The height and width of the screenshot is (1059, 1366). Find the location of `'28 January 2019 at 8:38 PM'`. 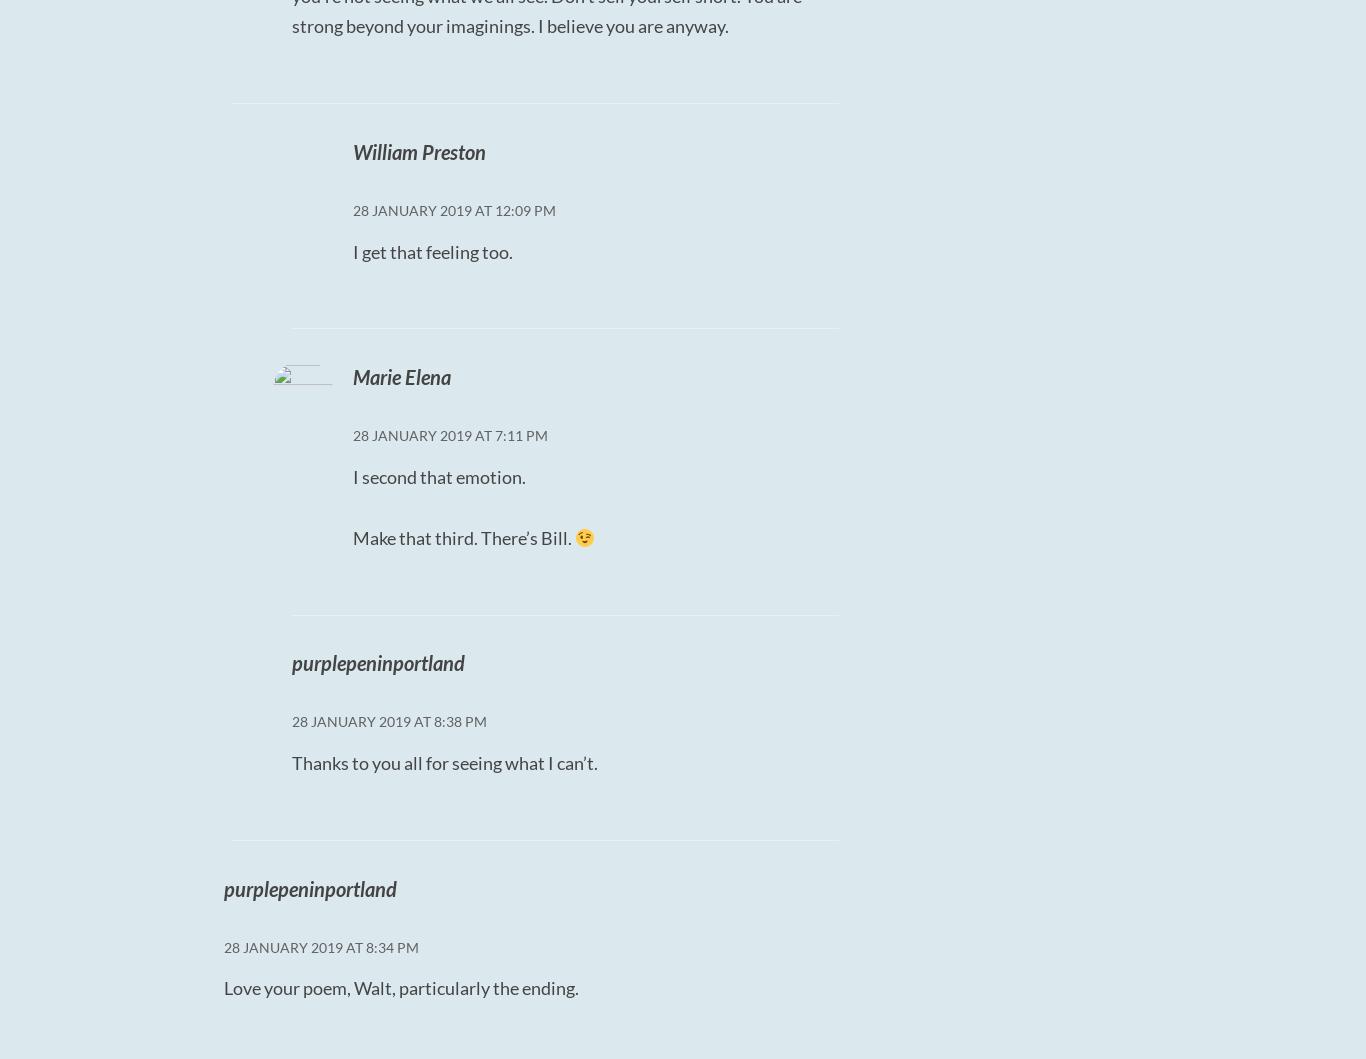

'28 January 2019 at 8:38 PM' is located at coordinates (387, 721).